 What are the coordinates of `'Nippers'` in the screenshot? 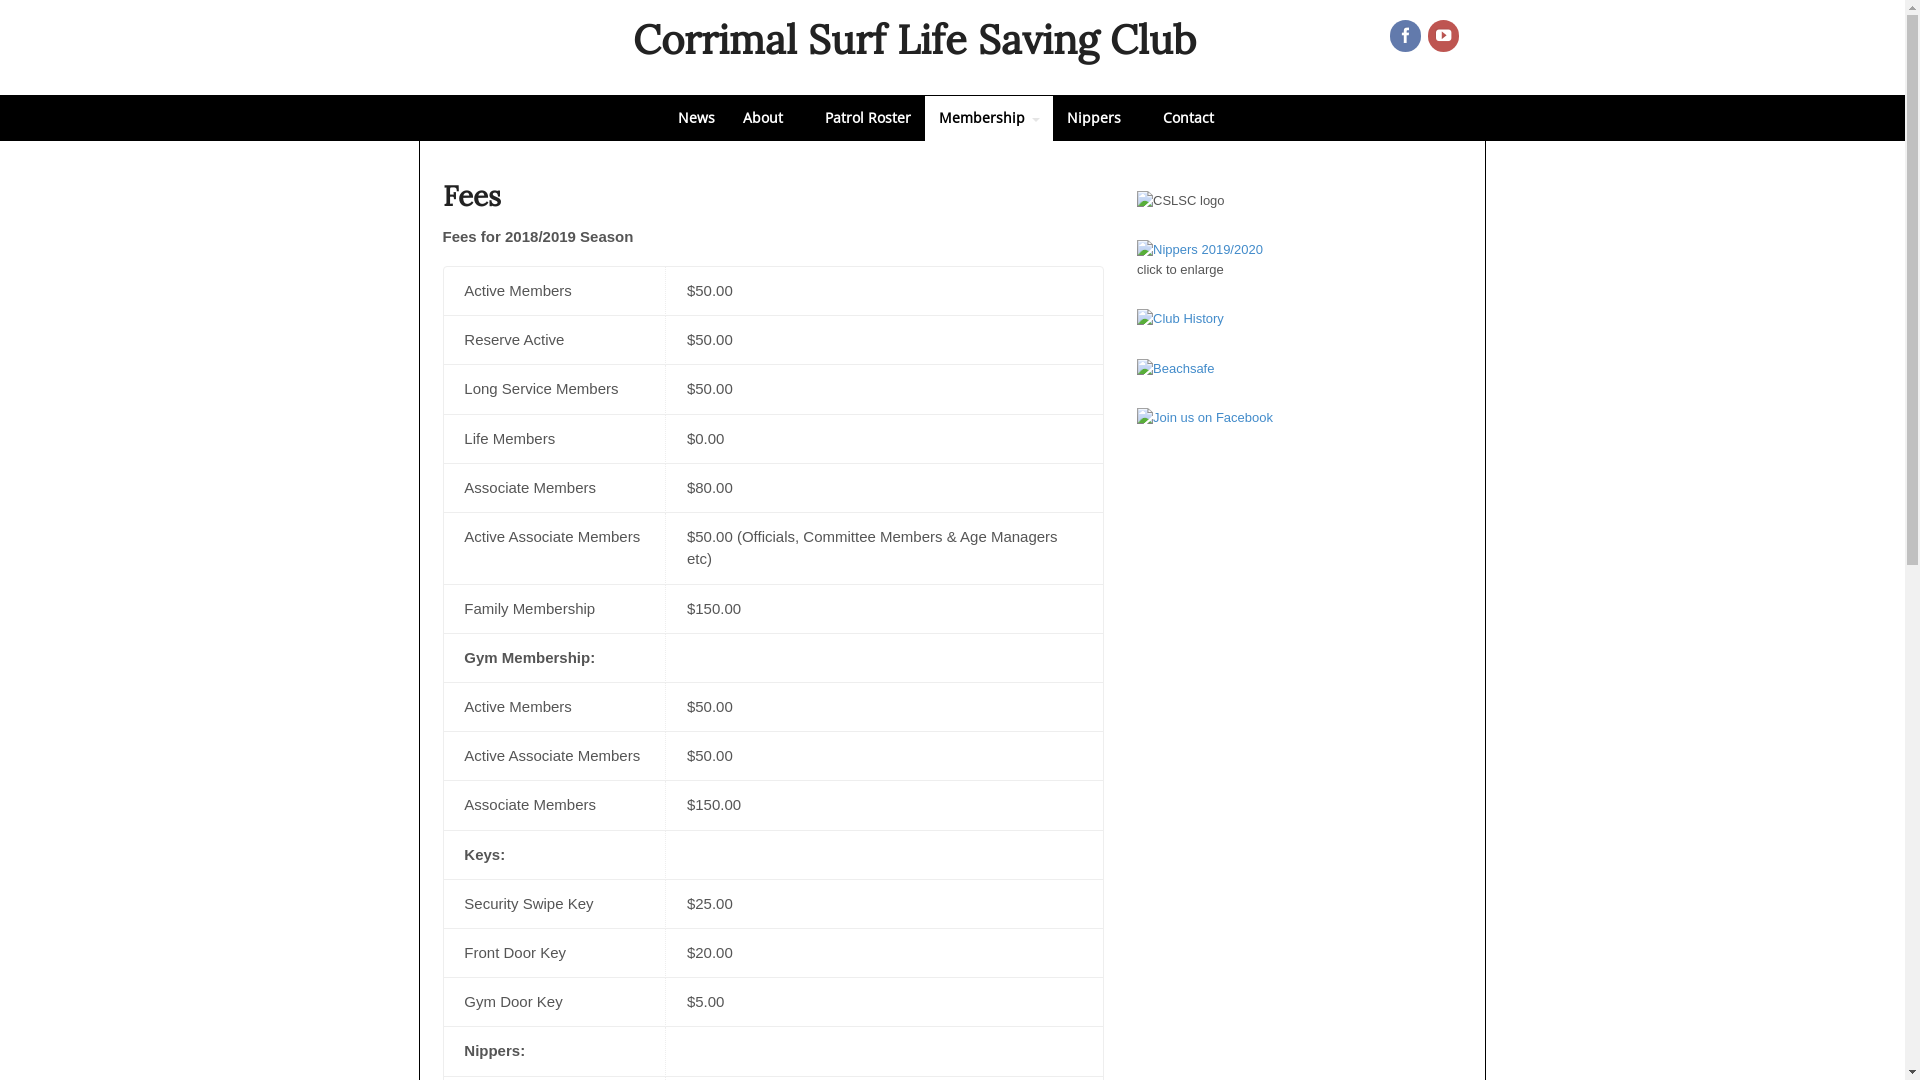 It's located at (1098, 118).